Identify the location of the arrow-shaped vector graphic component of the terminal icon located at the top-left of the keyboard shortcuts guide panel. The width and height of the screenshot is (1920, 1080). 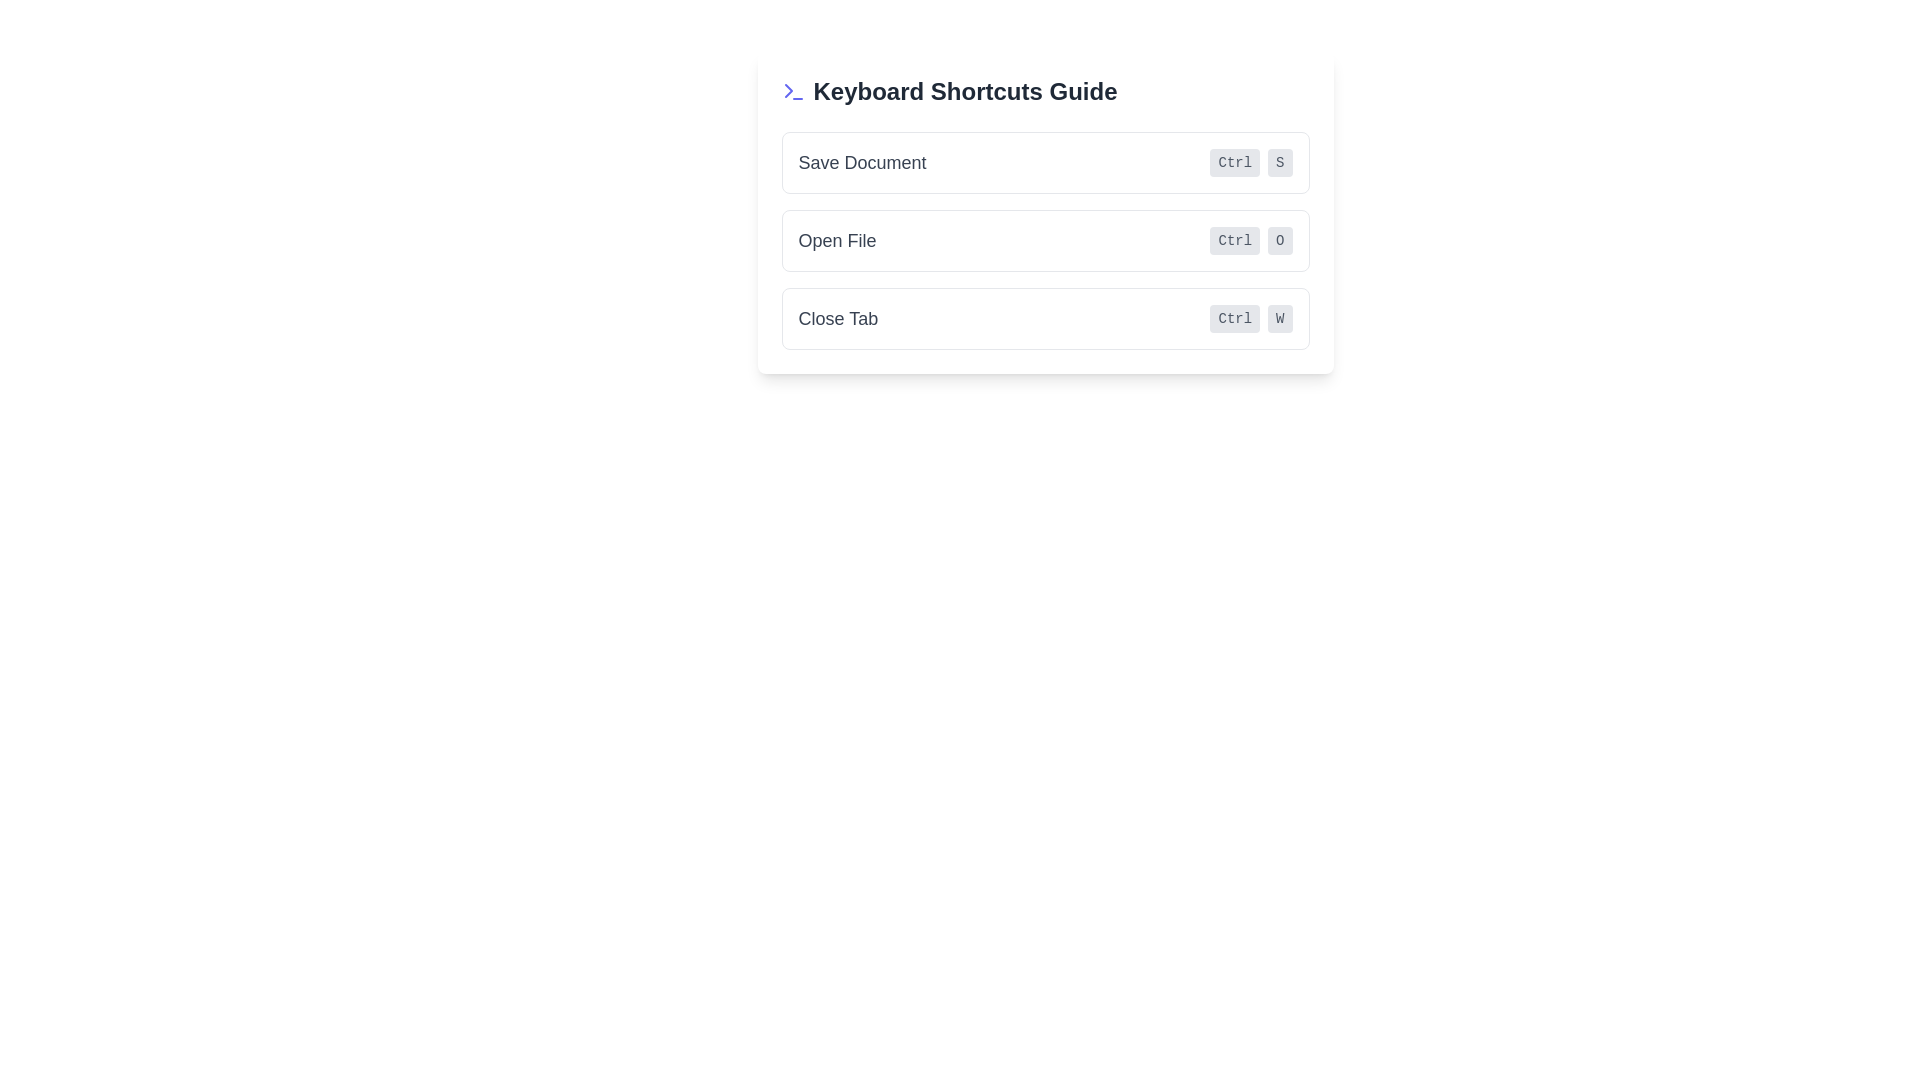
(787, 91).